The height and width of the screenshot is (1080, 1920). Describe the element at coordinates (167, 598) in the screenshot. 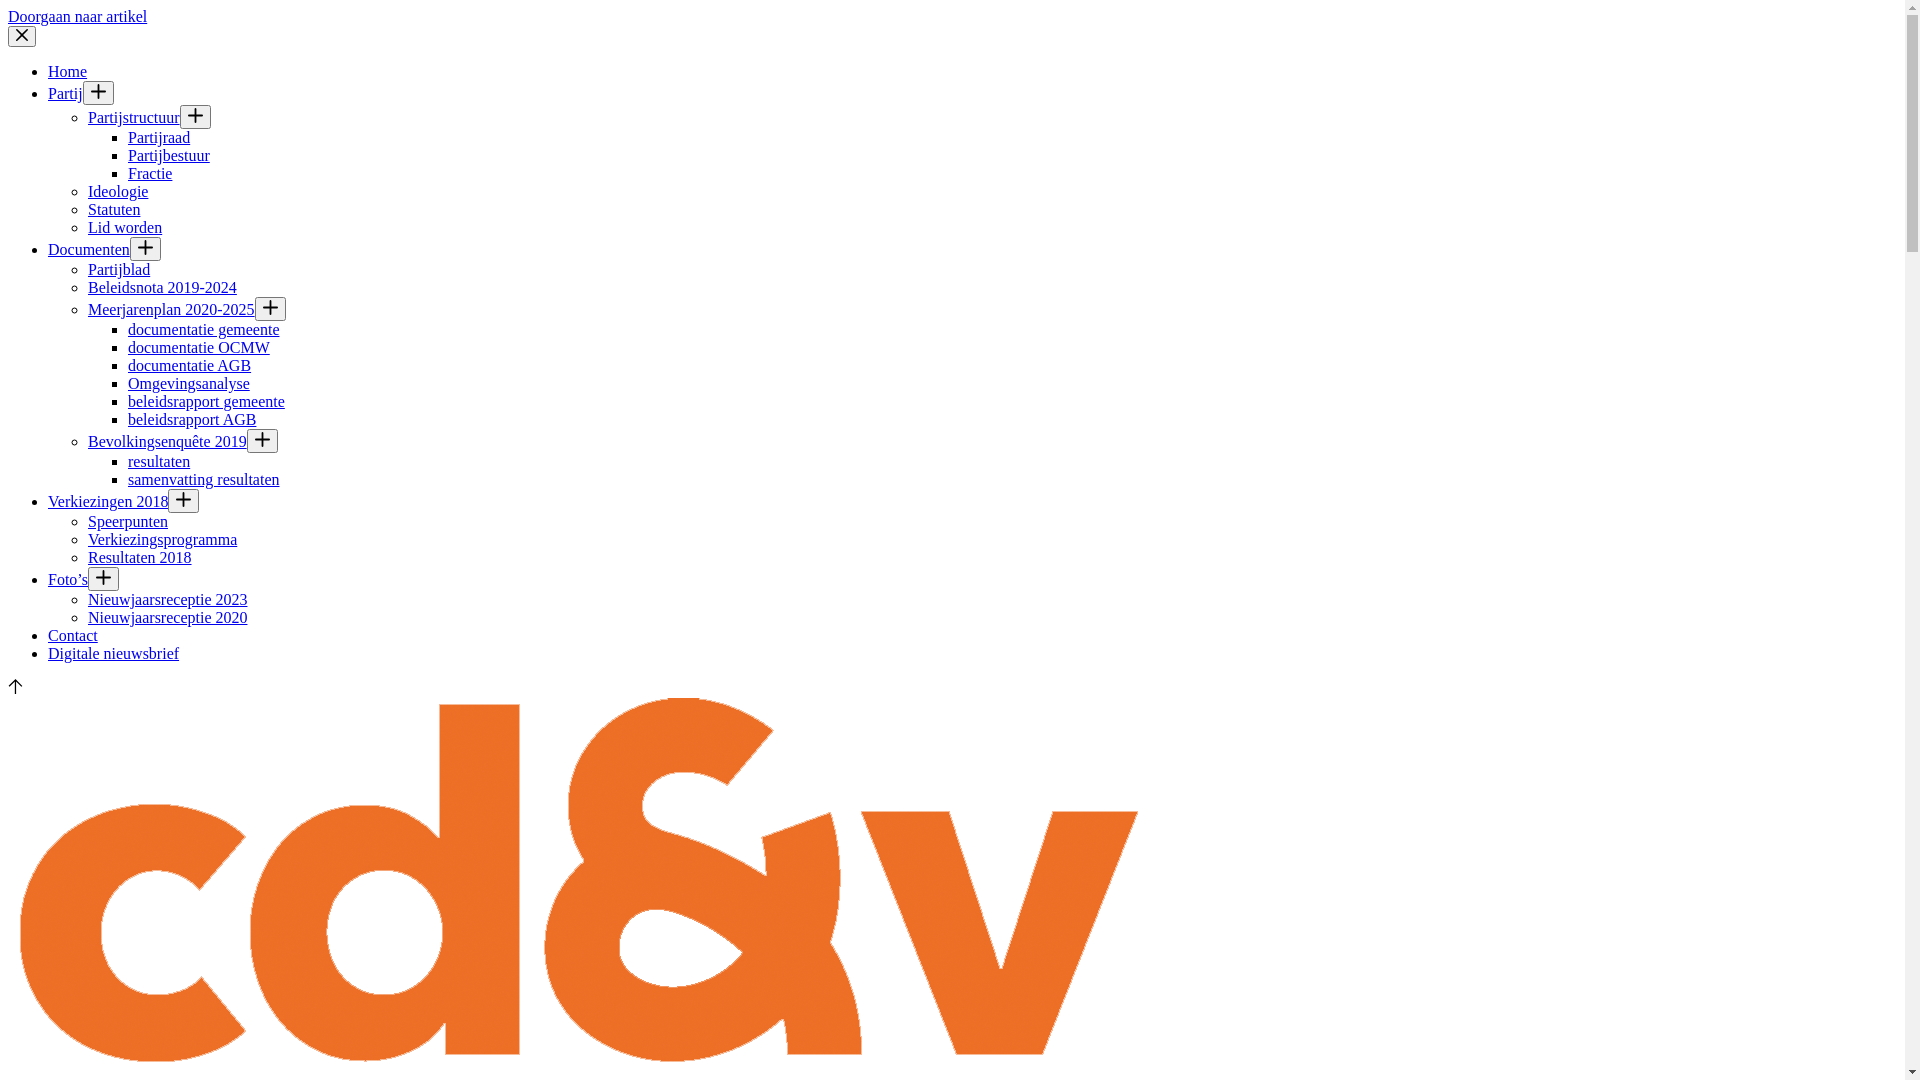

I see `'Nieuwjaarsreceptie 2023'` at that location.